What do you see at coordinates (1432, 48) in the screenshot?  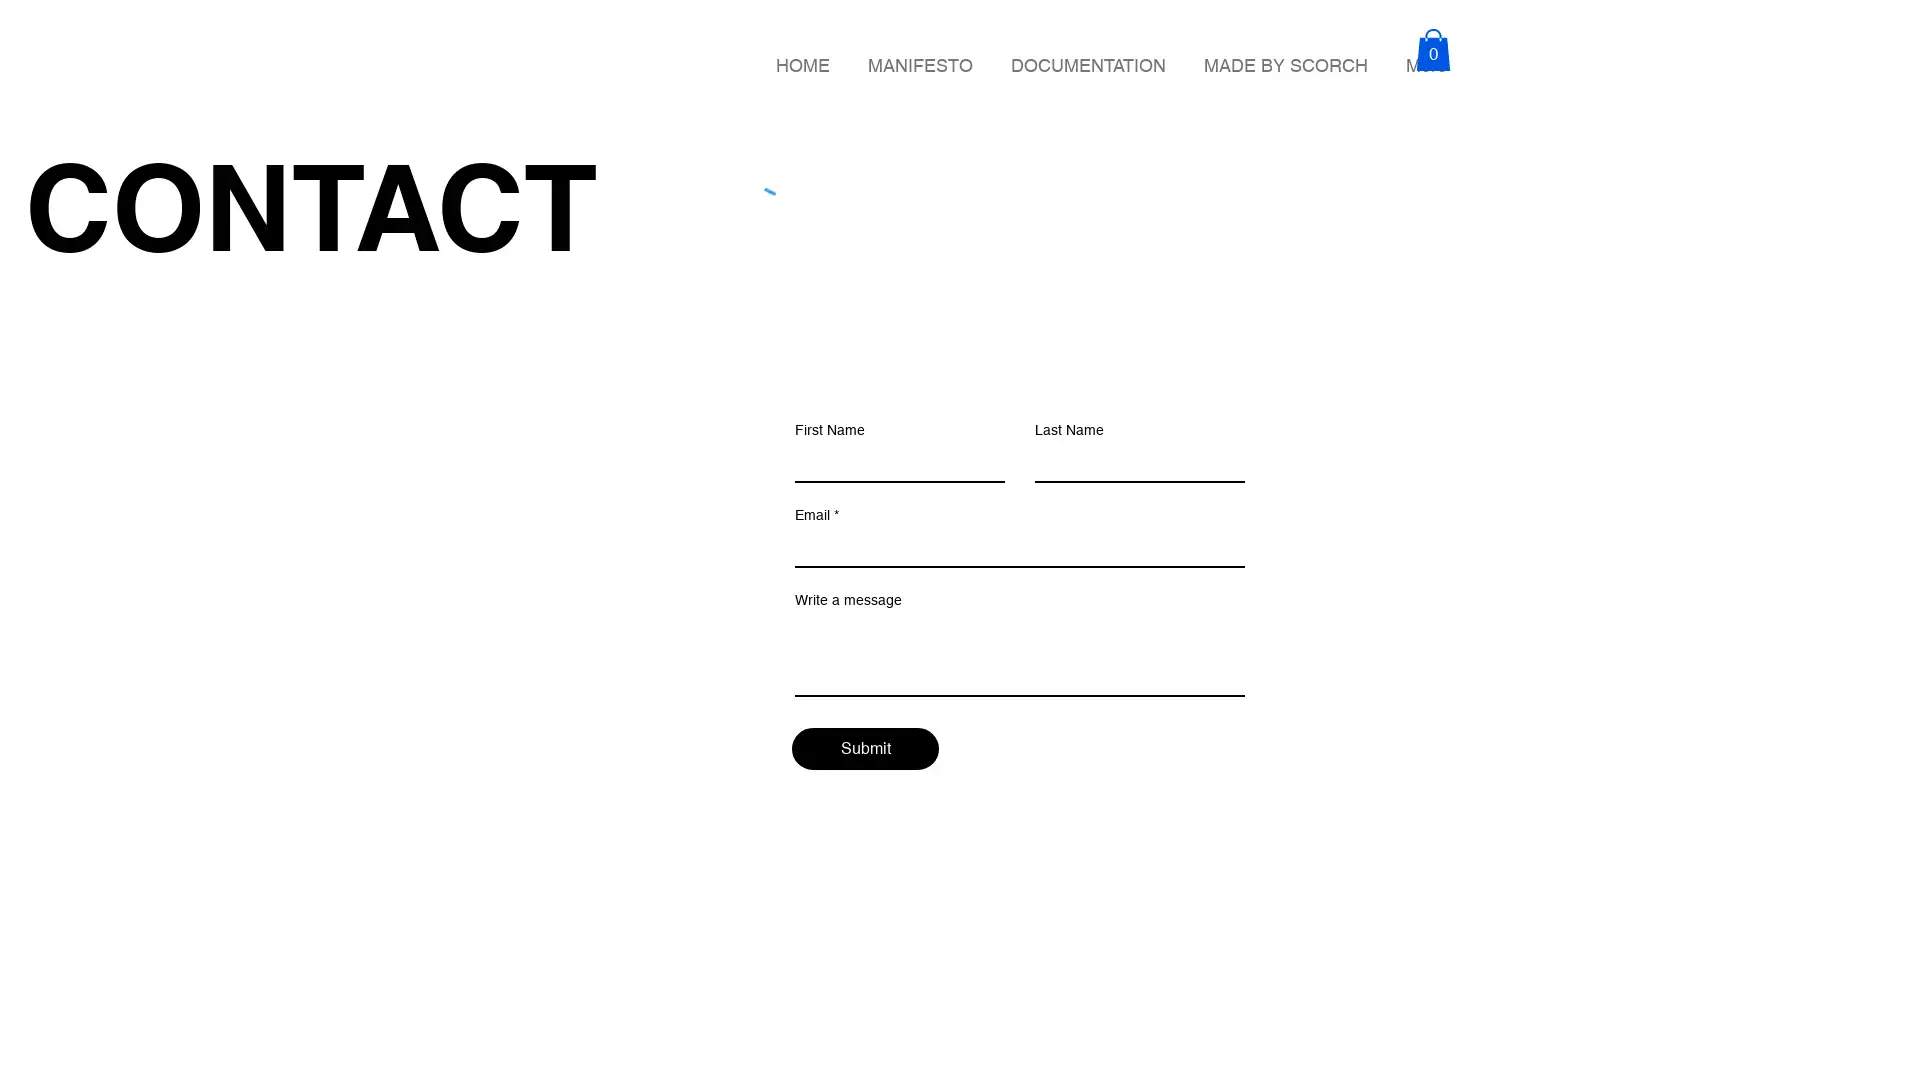 I see `Cart with 0 items` at bounding box center [1432, 48].